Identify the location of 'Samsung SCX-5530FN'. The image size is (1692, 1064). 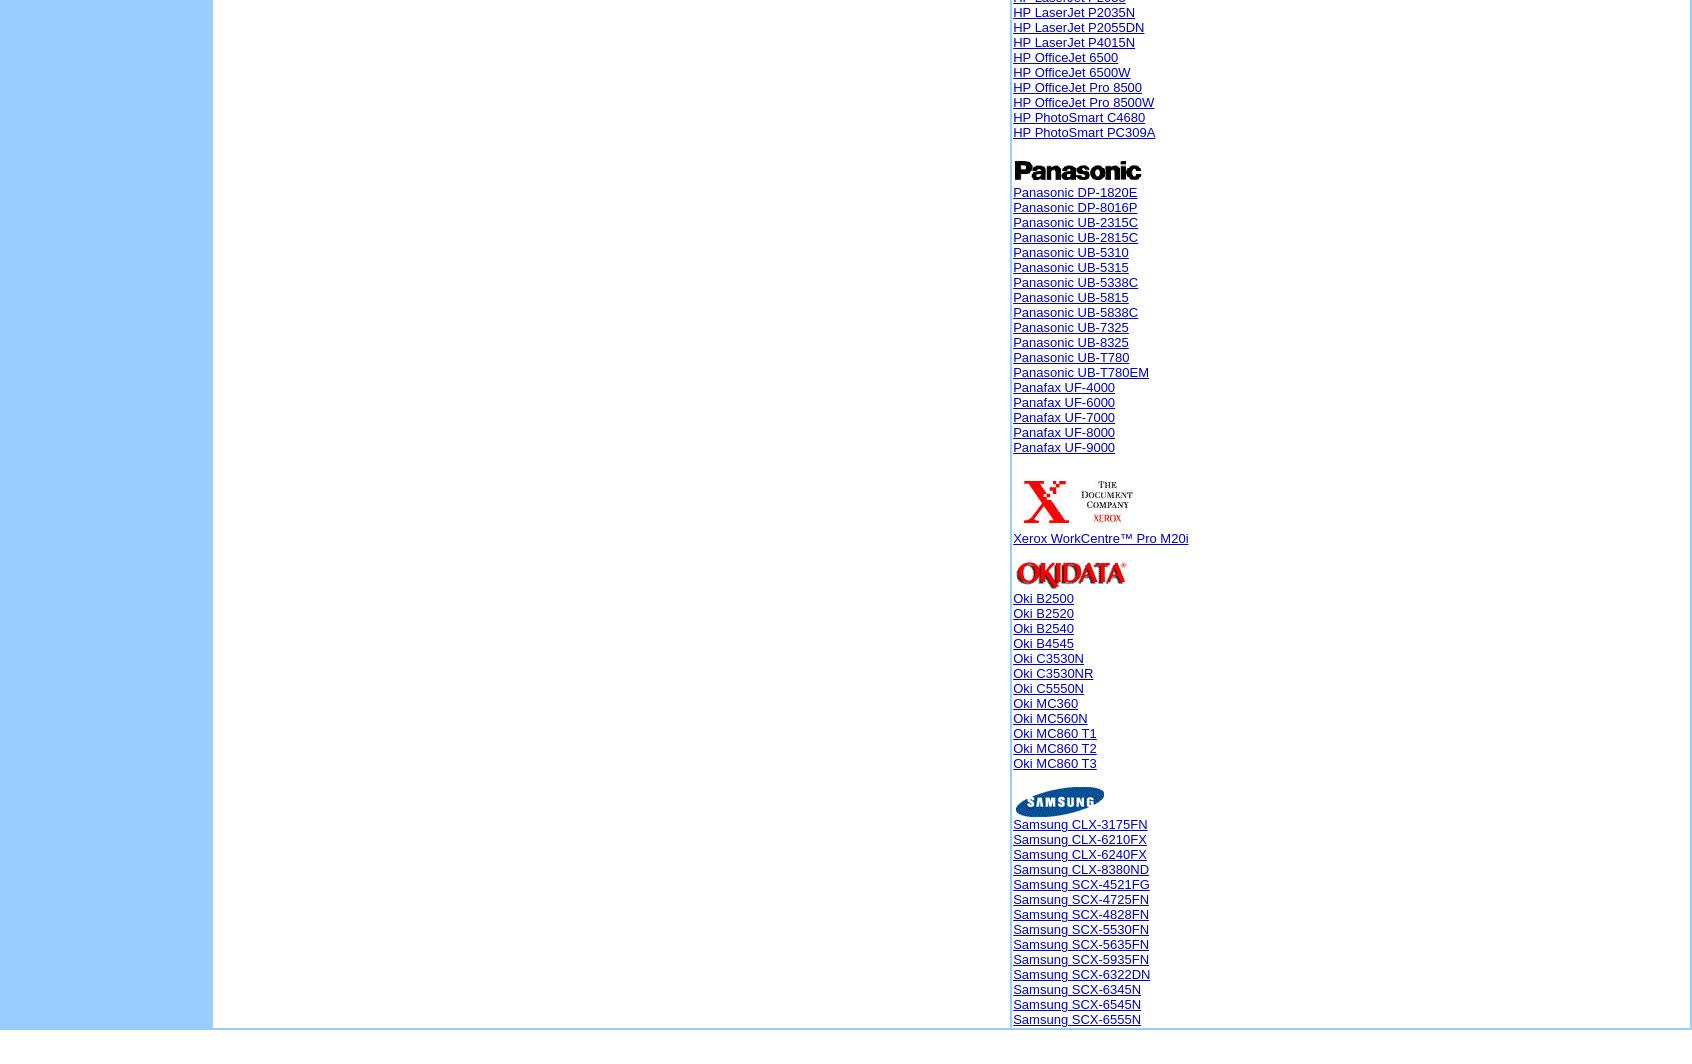
(1081, 929).